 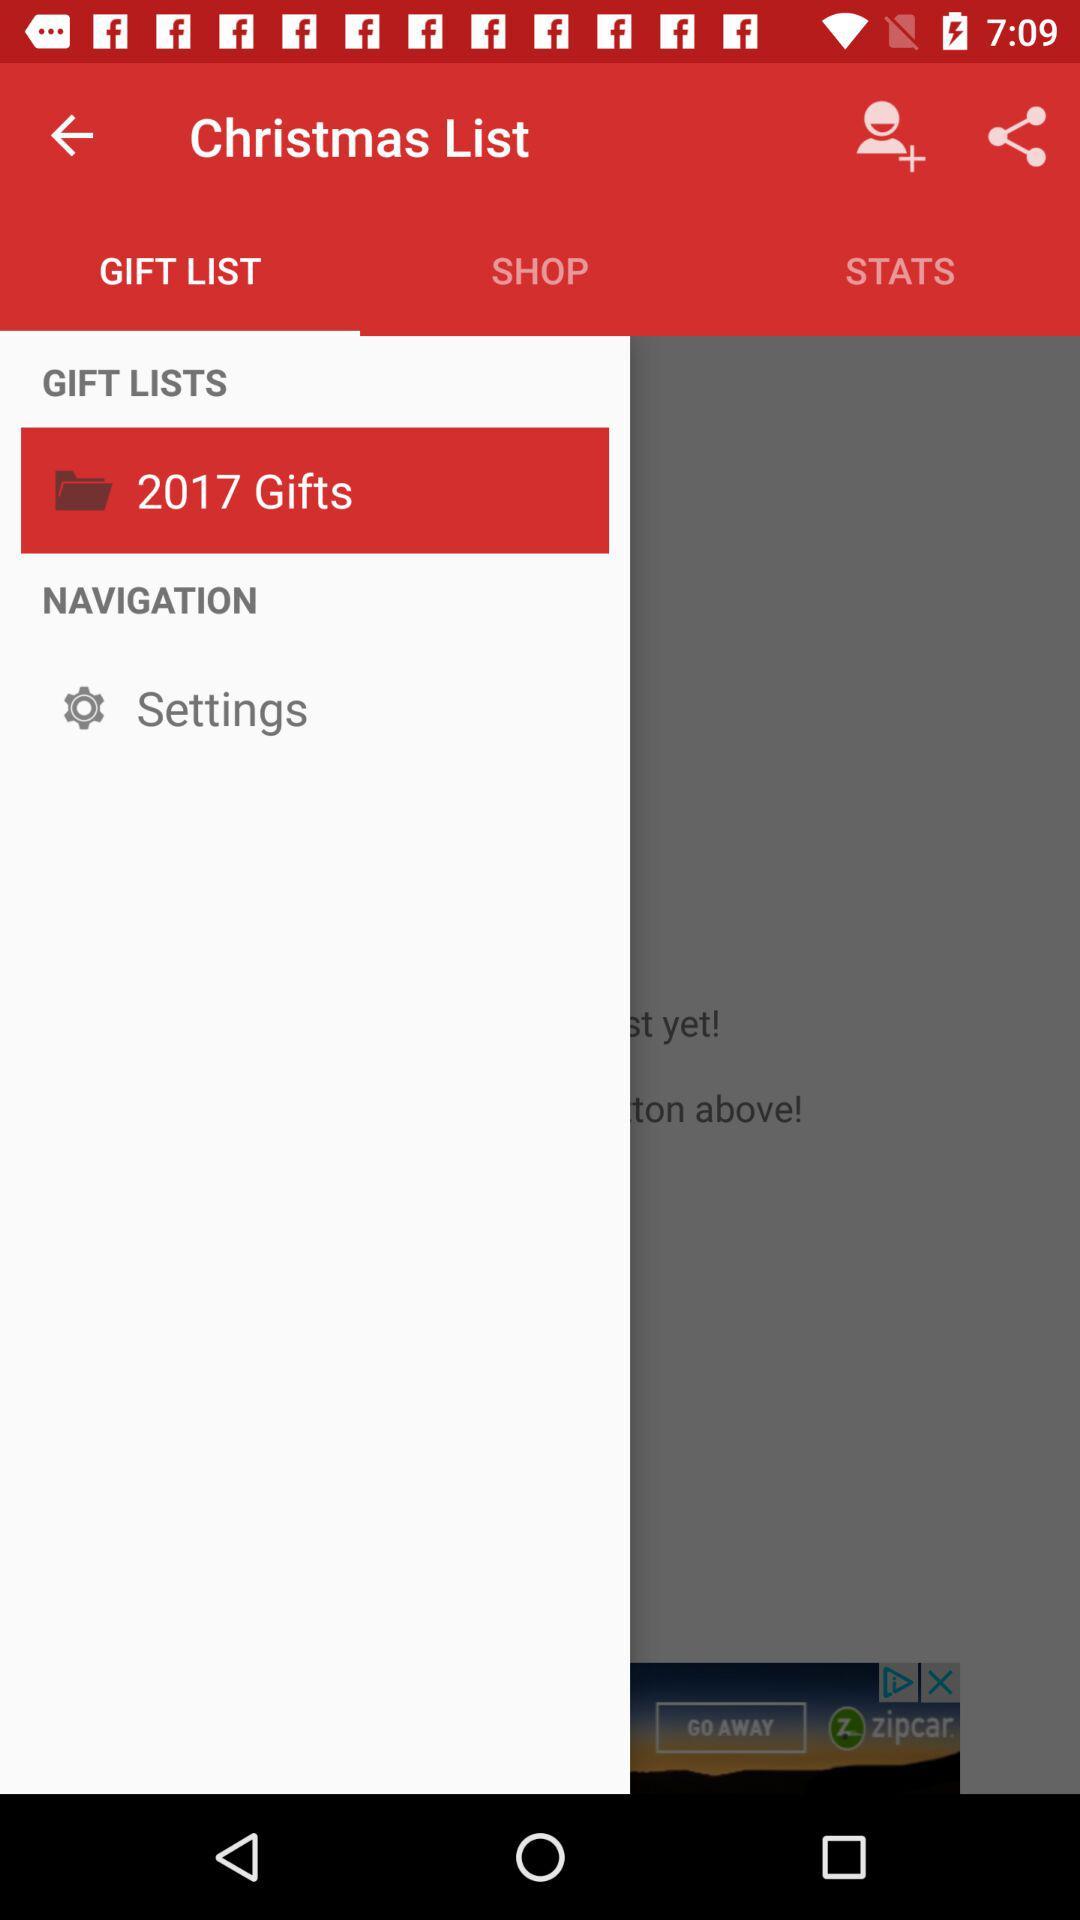 I want to click on click on the advertisement below, so click(x=540, y=1727).